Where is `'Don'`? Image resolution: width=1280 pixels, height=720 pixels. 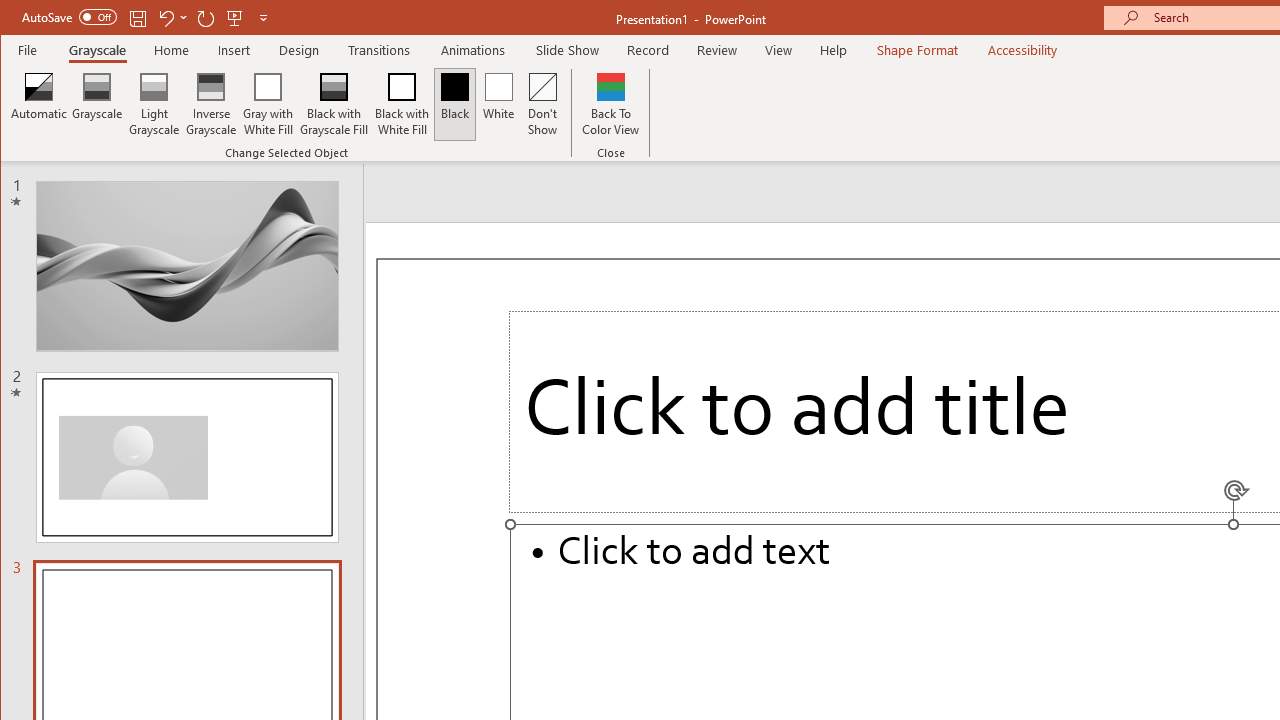 'Don' is located at coordinates (543, 104).